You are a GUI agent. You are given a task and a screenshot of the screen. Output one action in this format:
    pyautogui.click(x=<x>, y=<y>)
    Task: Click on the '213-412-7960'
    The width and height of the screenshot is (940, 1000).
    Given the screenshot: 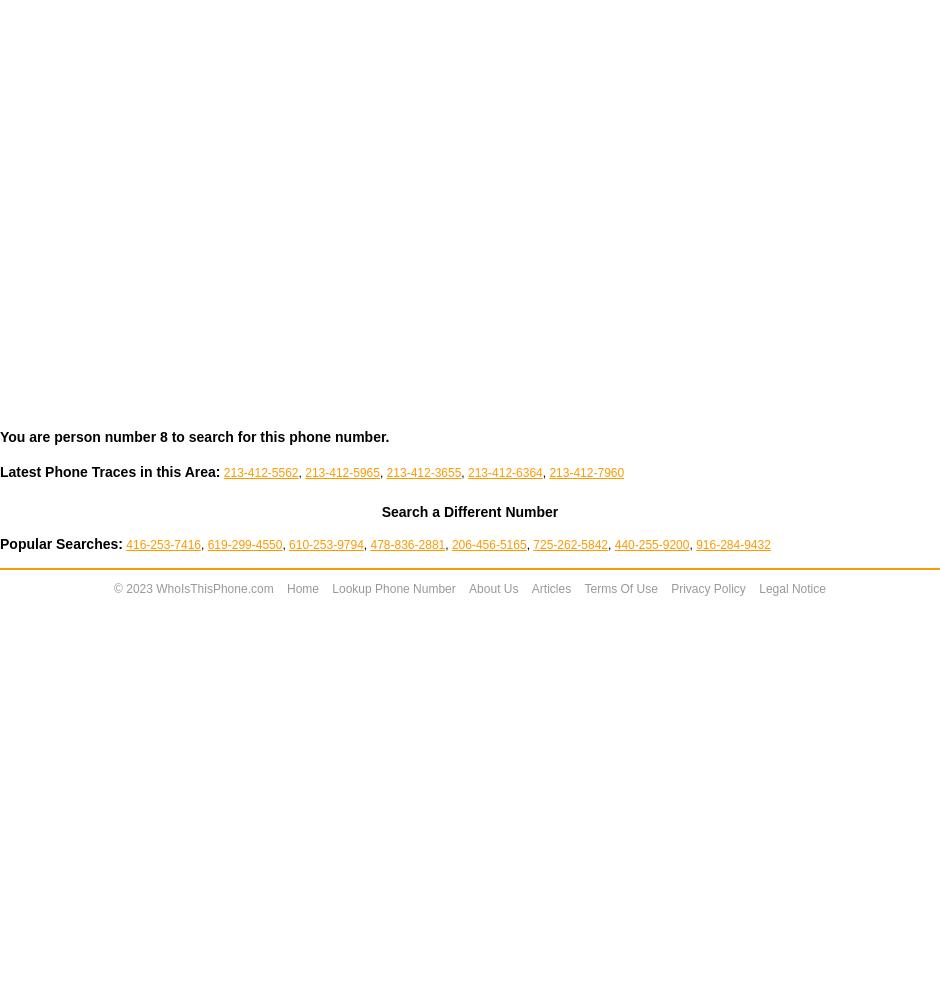 What is the action you would take?
    pyautogui.click(x=586, y=472)
    